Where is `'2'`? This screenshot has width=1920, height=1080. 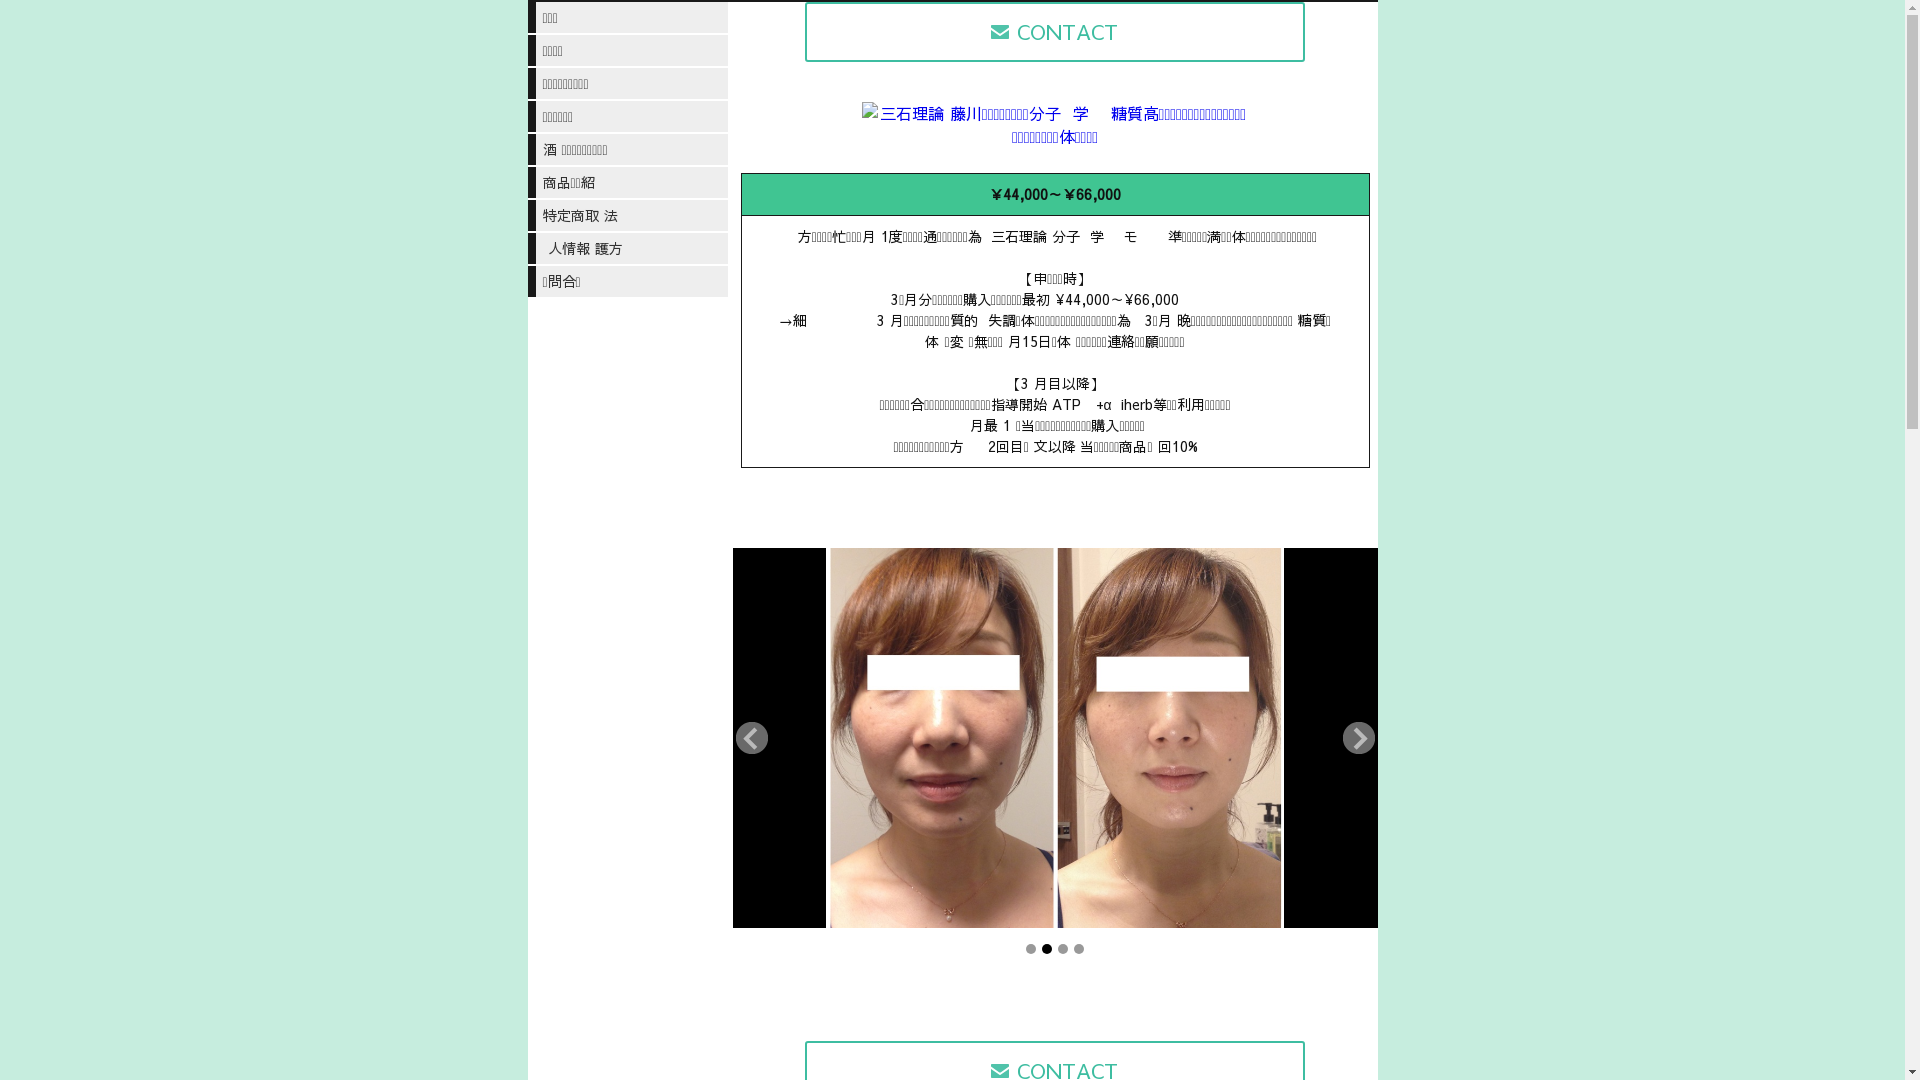
'2' is located at coordinates (1040, 947).